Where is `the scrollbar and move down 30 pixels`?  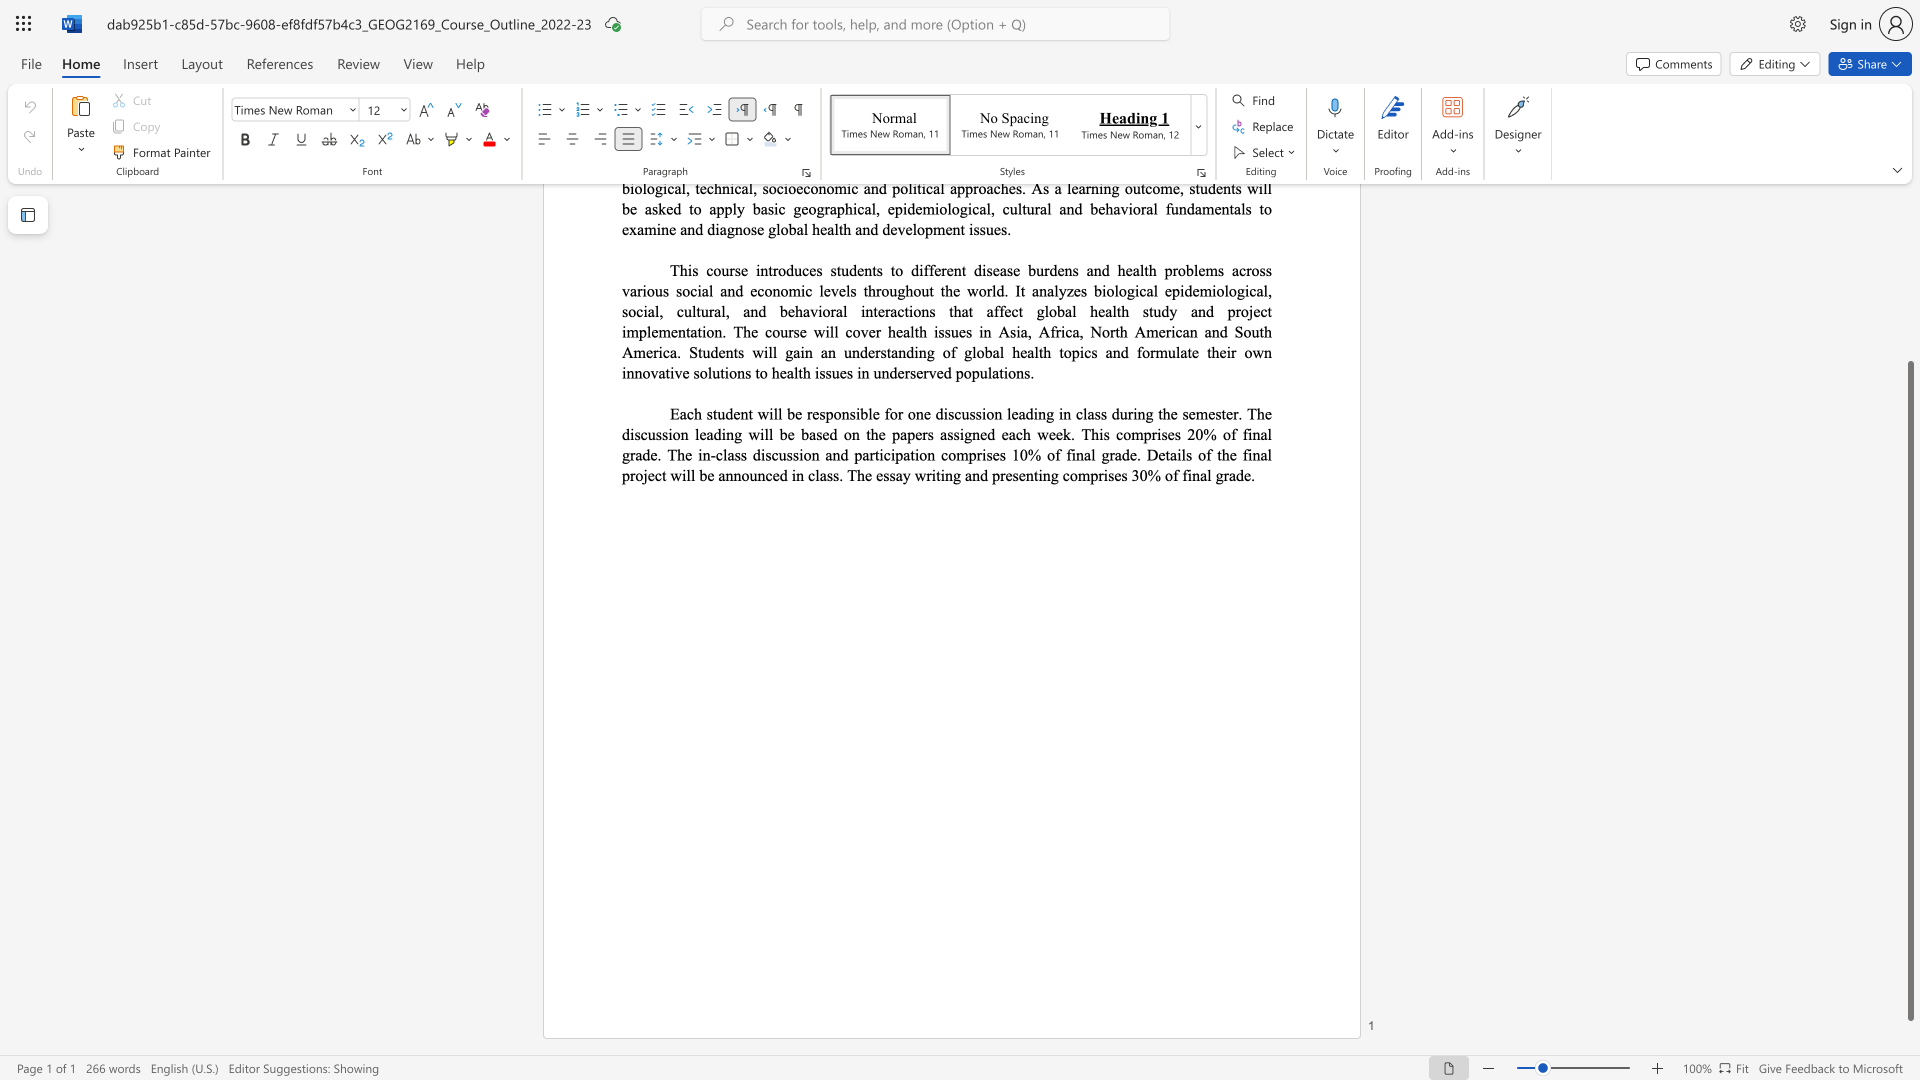 the scrollbar and move down 30 pixels is located at coordinates (1909, 690).